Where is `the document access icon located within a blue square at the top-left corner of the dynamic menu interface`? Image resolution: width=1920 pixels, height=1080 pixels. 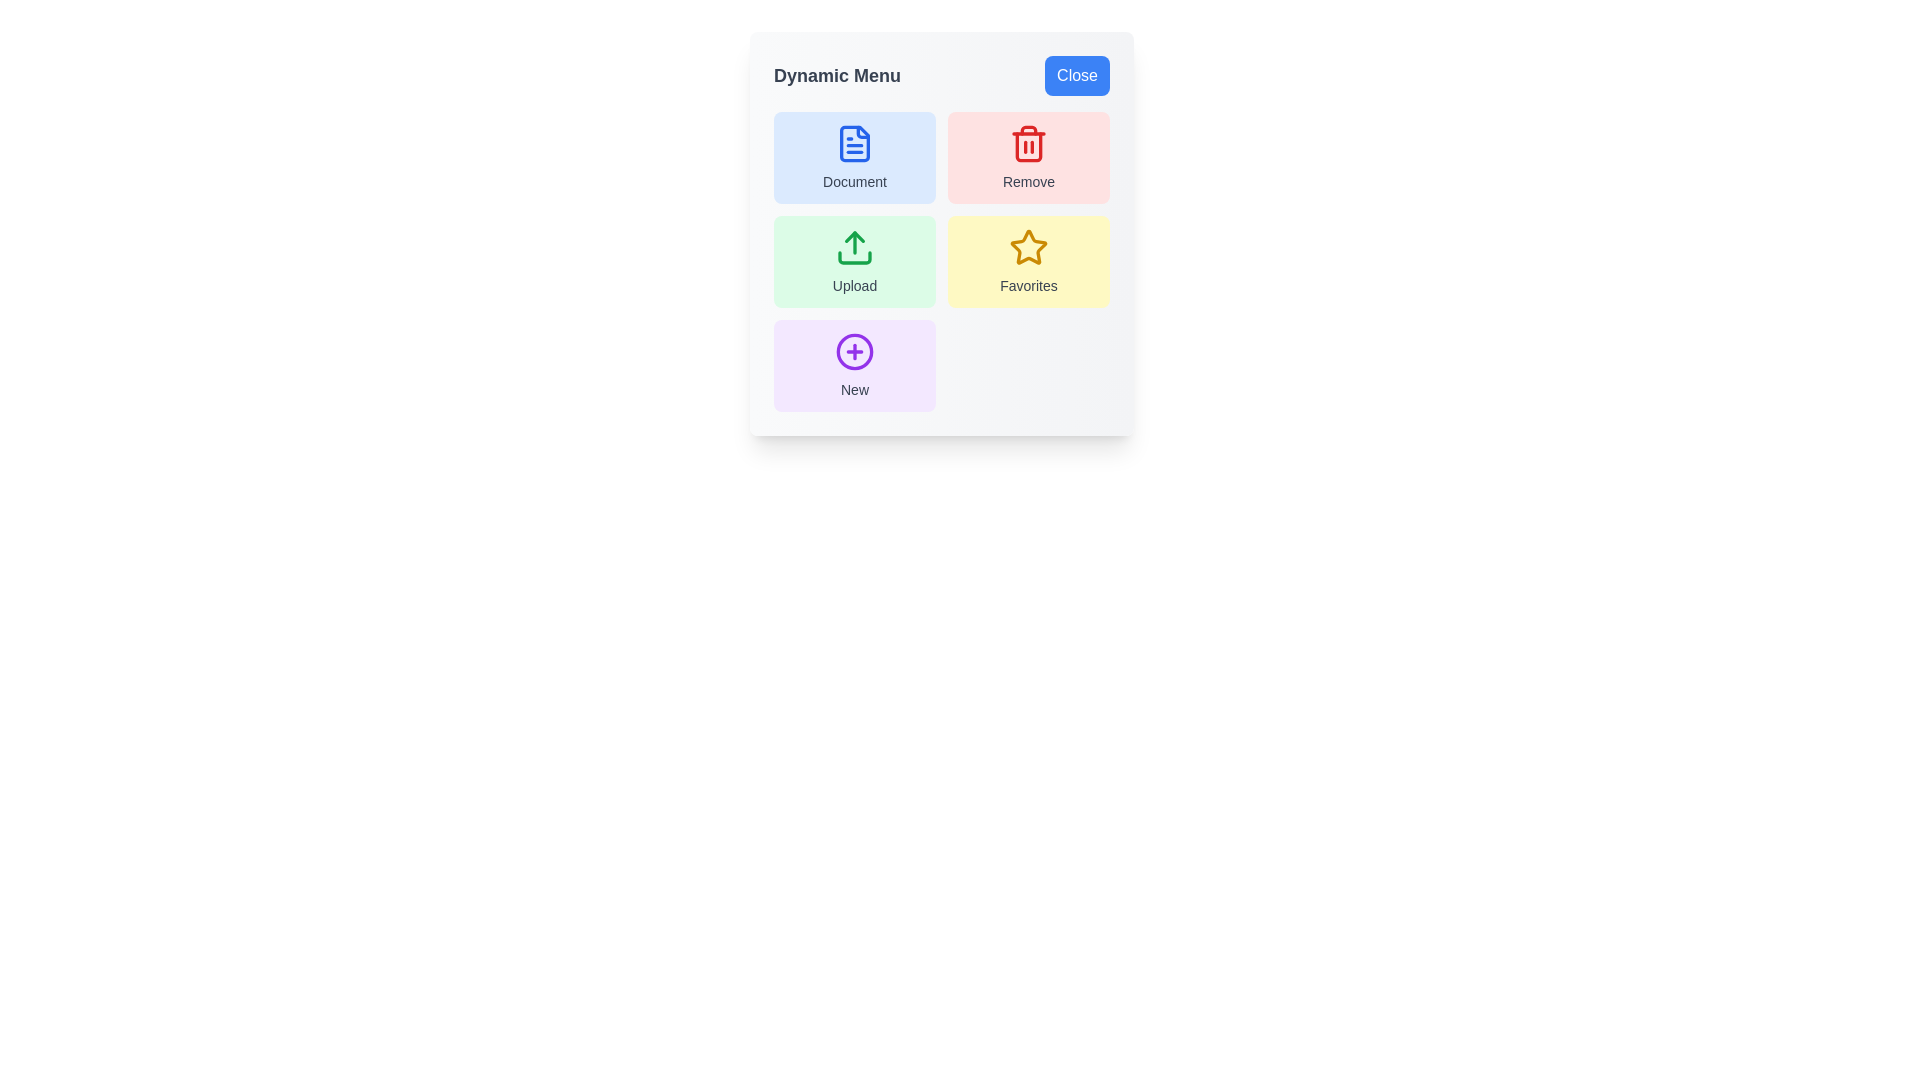
the document access icon located within a blue square at the top-left corner of the dynamic menu interface is located at coordinates (854, 142).